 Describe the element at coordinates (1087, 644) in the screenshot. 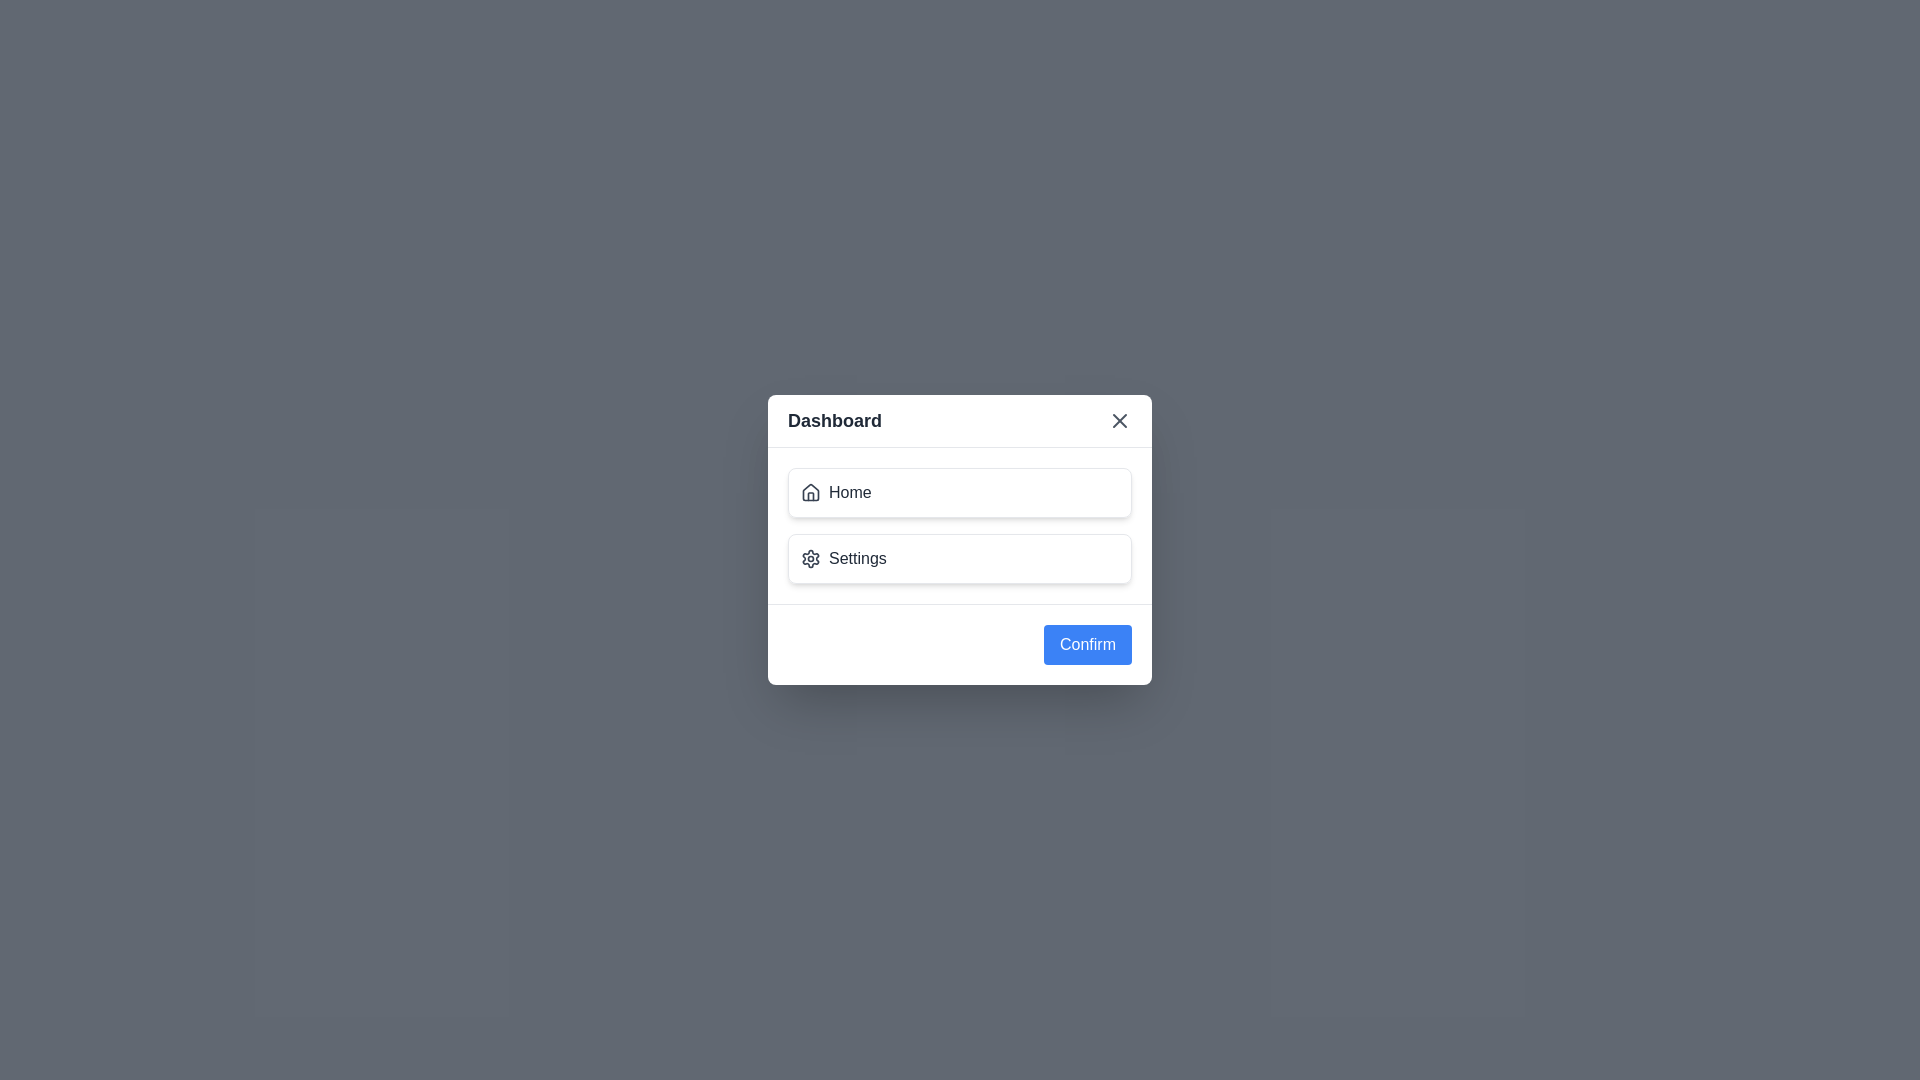

I see `'Confirm' button to confirm the selection` at that location.